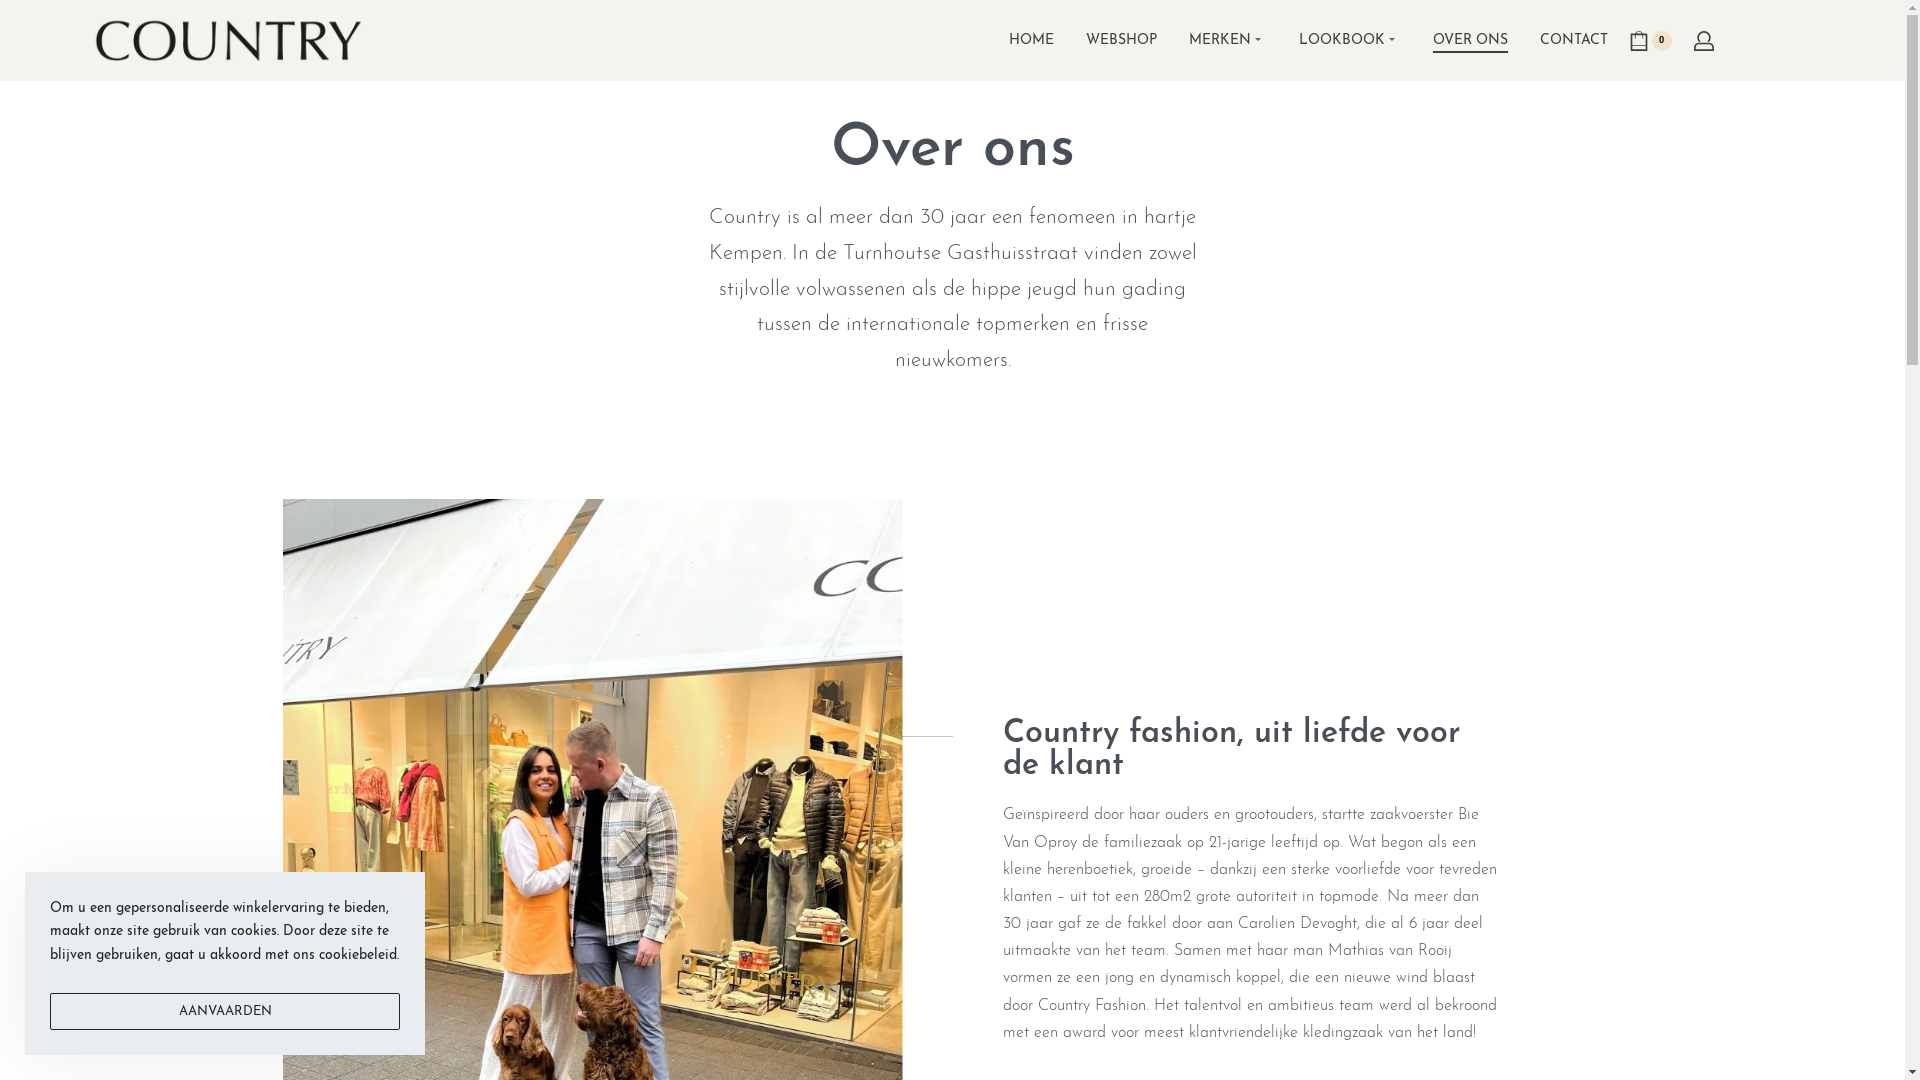 The width and height of the screenshot is (1920, 1080). What do you see at coordinates (1573, 41) in the screenshot?
I see `'CONTACT'` at bounding box center [1573, 41].